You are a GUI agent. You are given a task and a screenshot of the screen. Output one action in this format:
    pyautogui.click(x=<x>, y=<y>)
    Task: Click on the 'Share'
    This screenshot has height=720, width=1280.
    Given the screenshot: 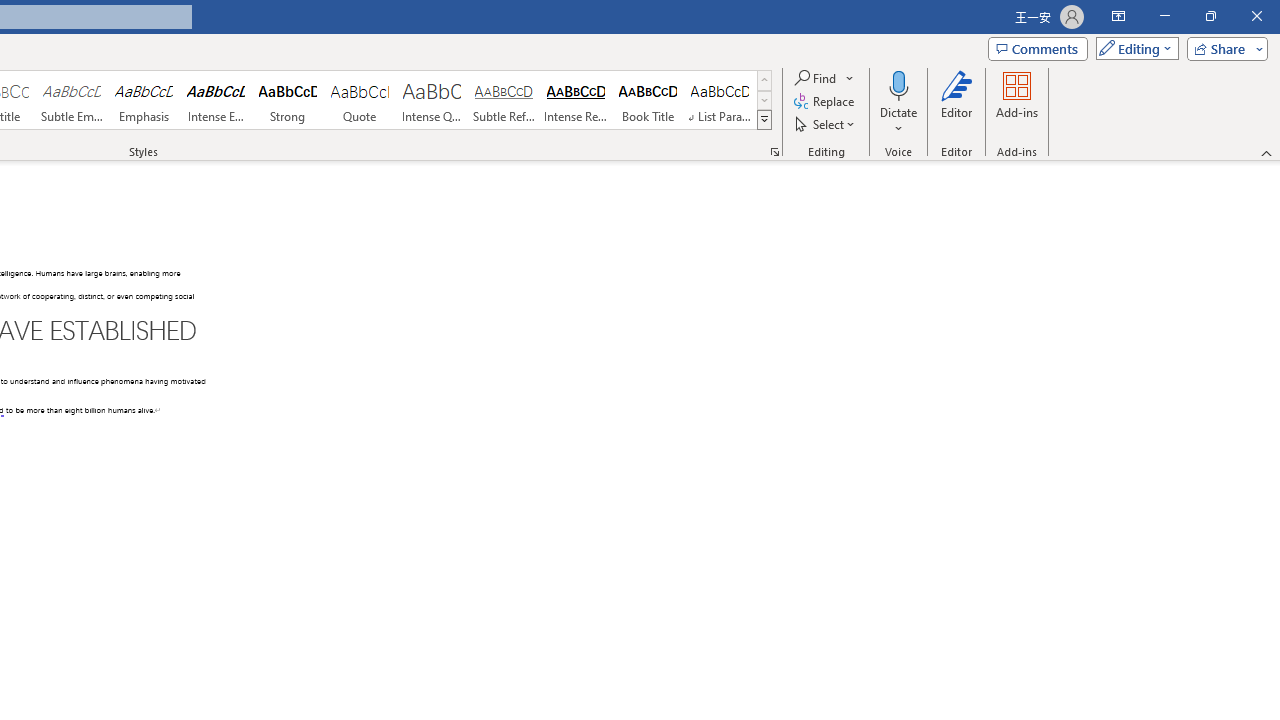 What is the action you would take?
    pyautogui.click(x=1222, y=47)
    